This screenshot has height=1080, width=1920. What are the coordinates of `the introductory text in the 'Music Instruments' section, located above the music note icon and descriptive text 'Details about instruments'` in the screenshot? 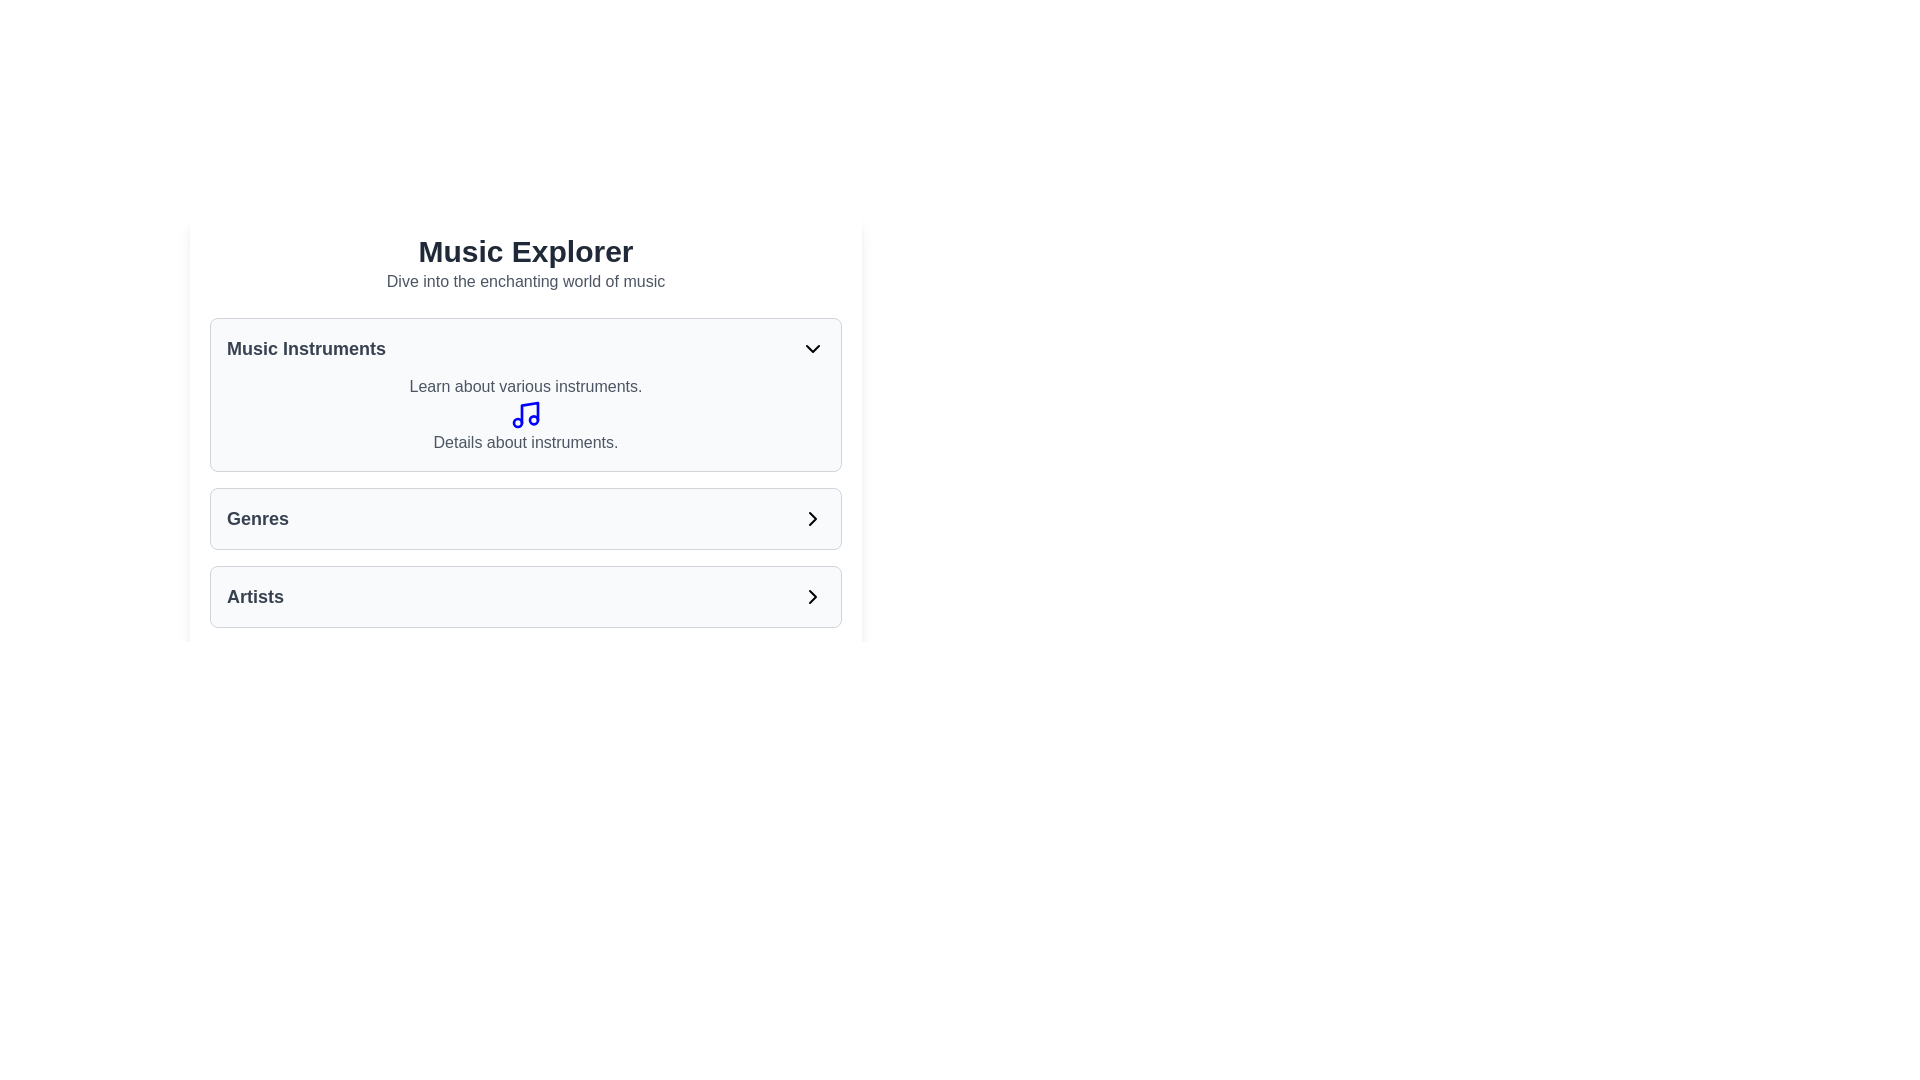 It's located at (526, 386).